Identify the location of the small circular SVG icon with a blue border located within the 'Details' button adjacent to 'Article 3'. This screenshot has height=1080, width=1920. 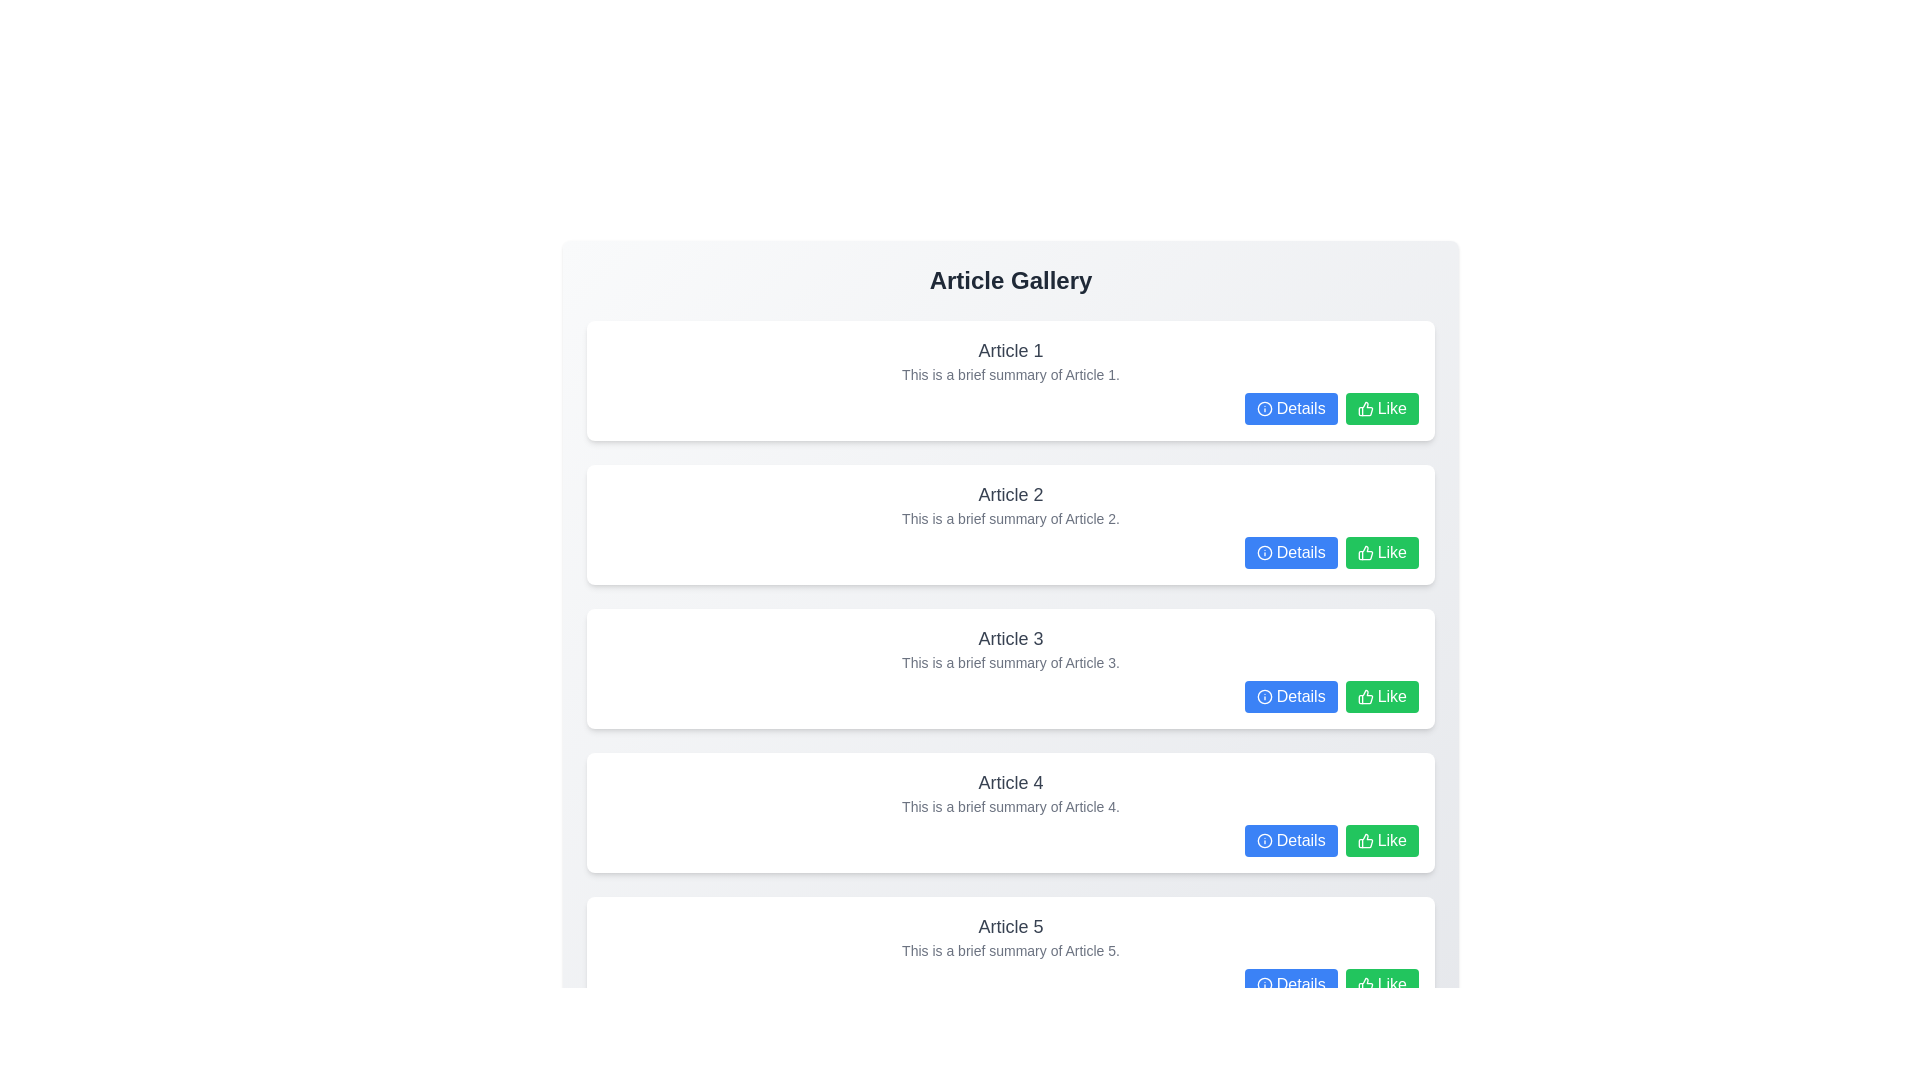
(1263, 696).